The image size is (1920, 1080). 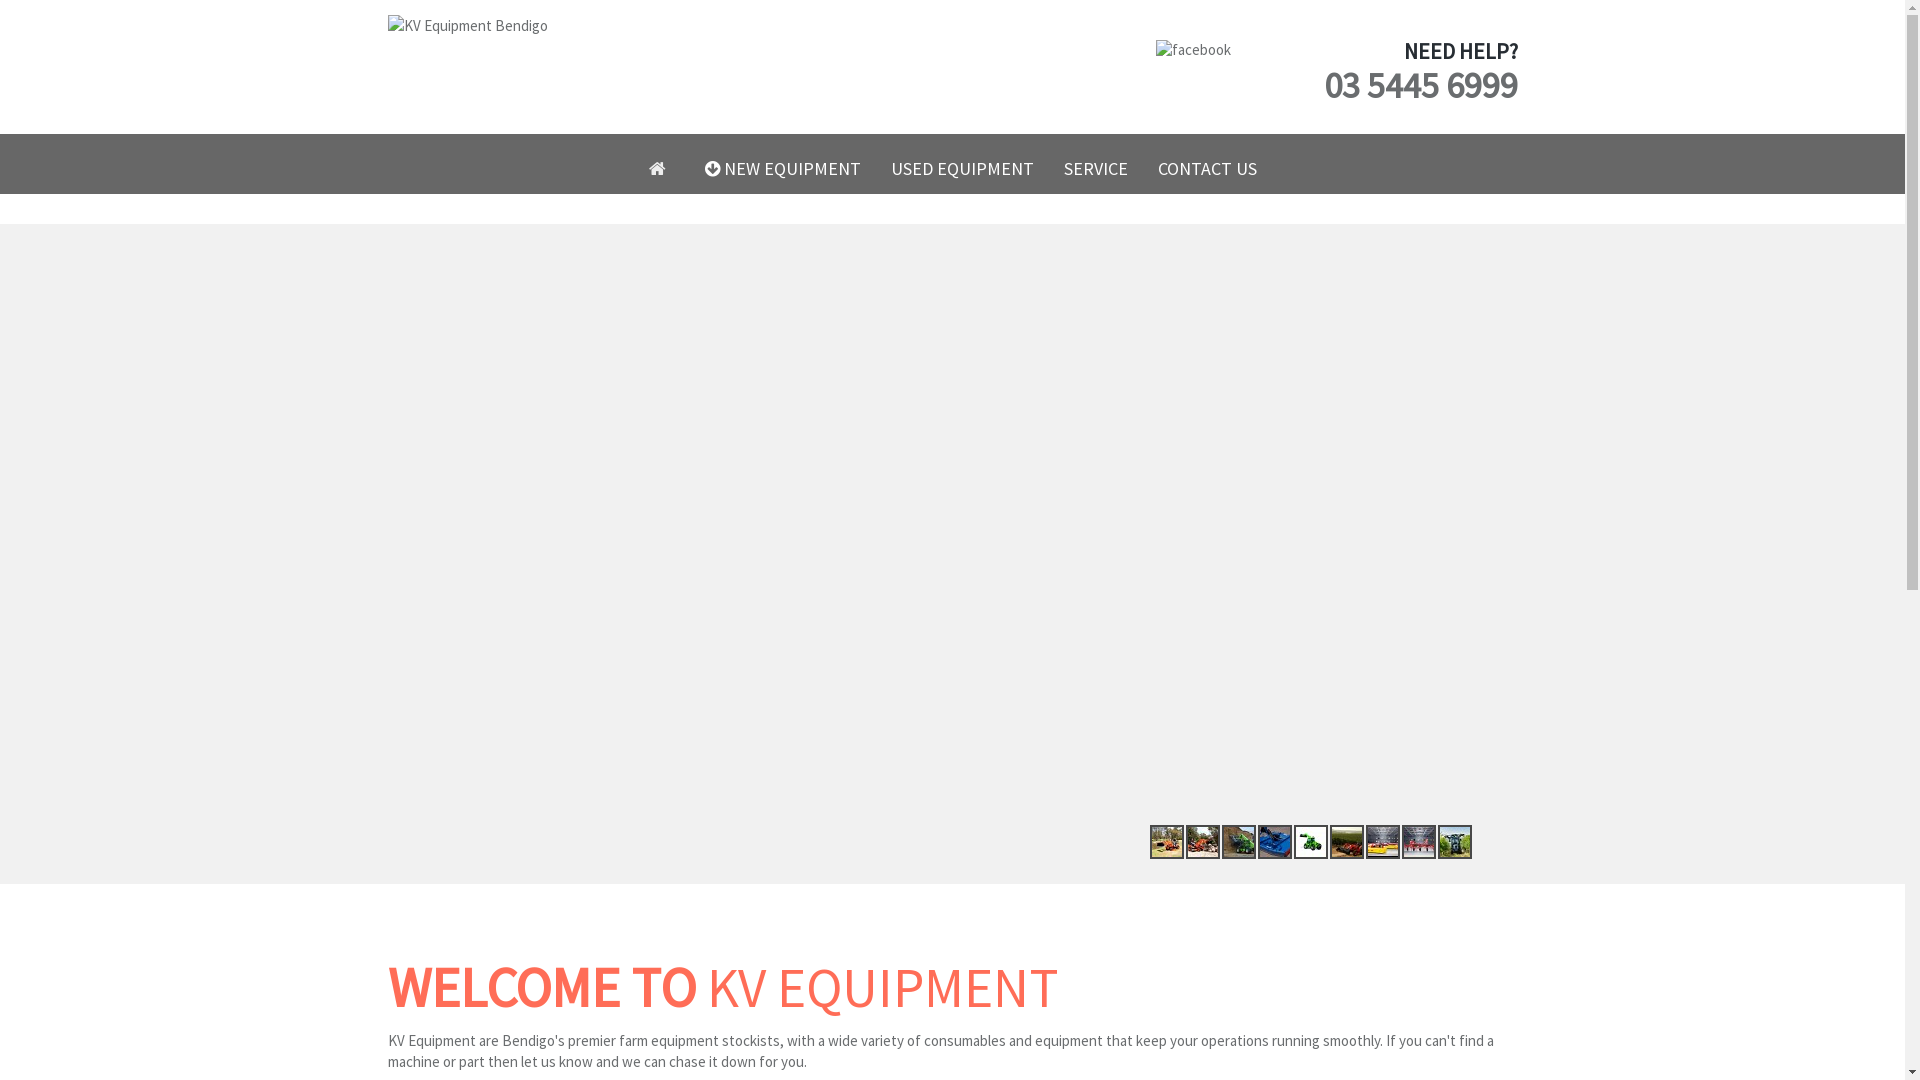 I want to click on 'SERVICE', so click(x=1093, y=168).